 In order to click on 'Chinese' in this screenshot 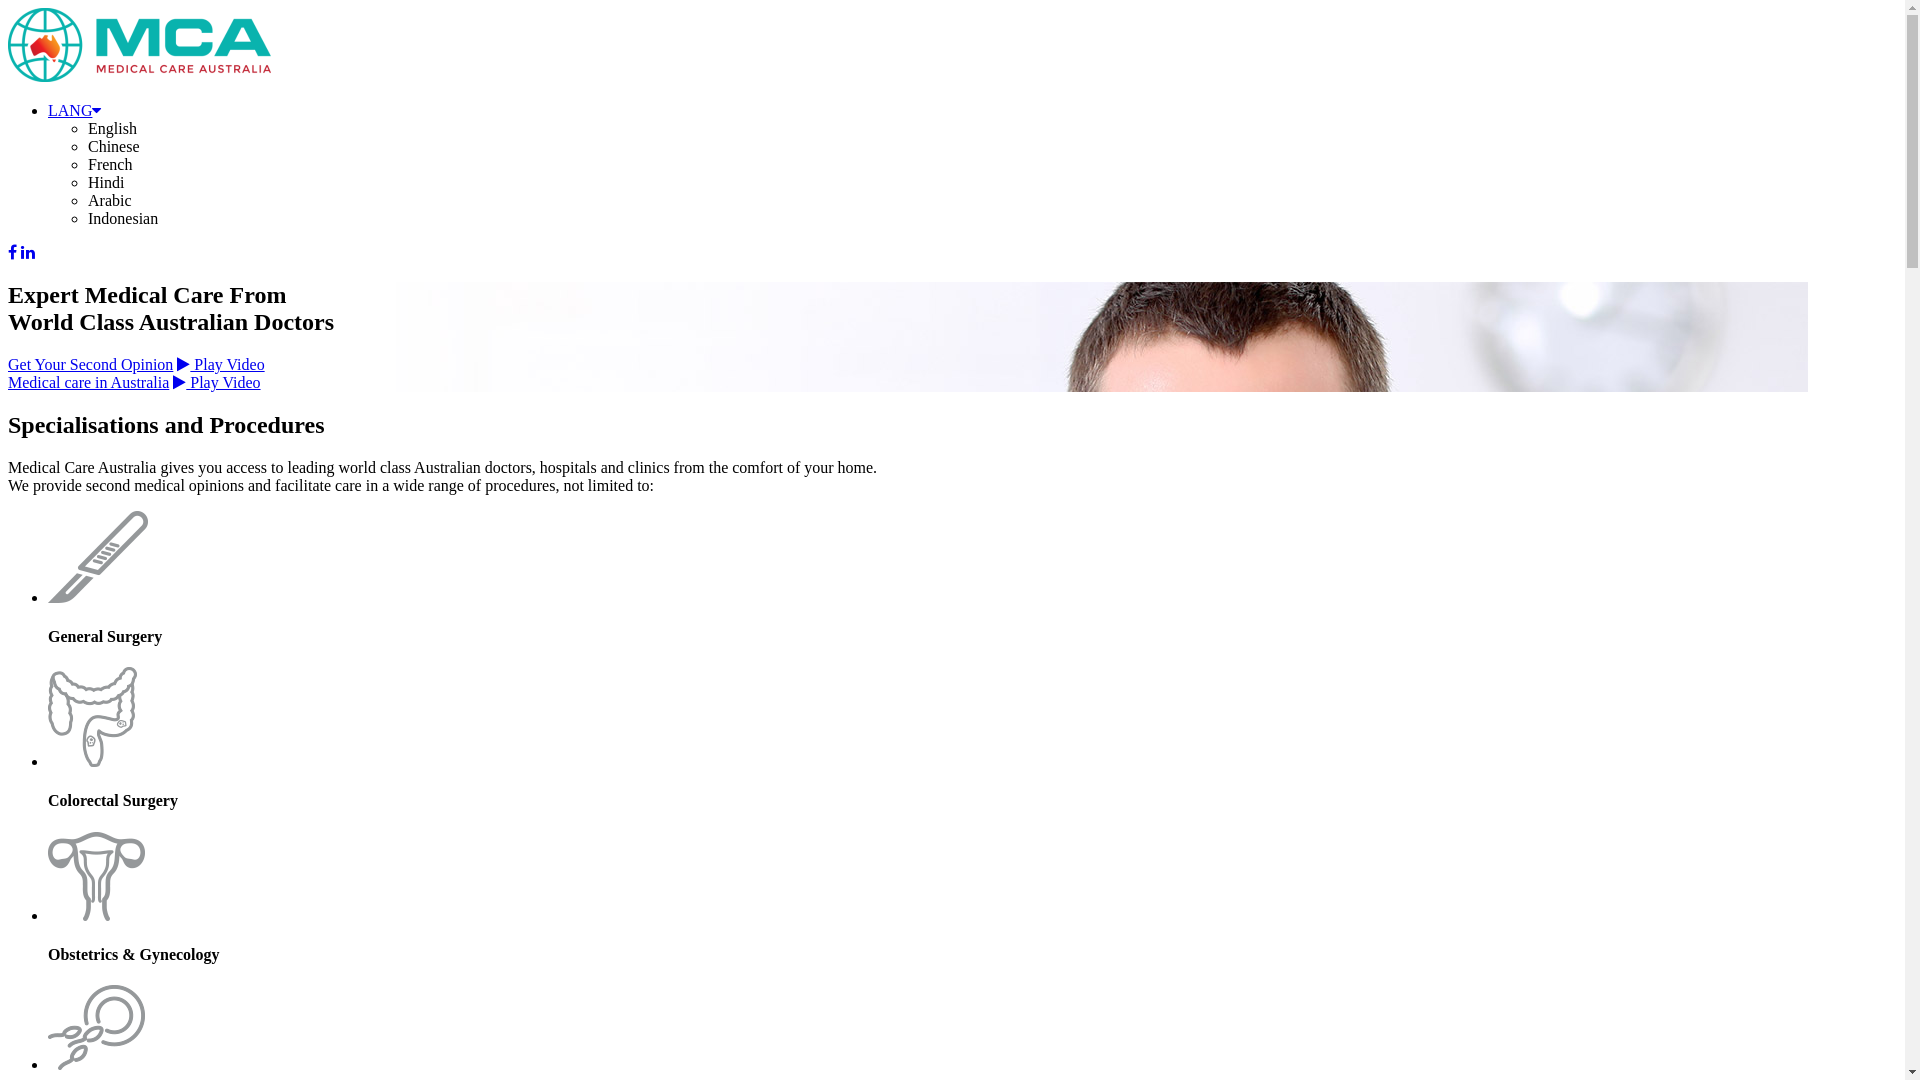, I will do `click(113, 145)`.